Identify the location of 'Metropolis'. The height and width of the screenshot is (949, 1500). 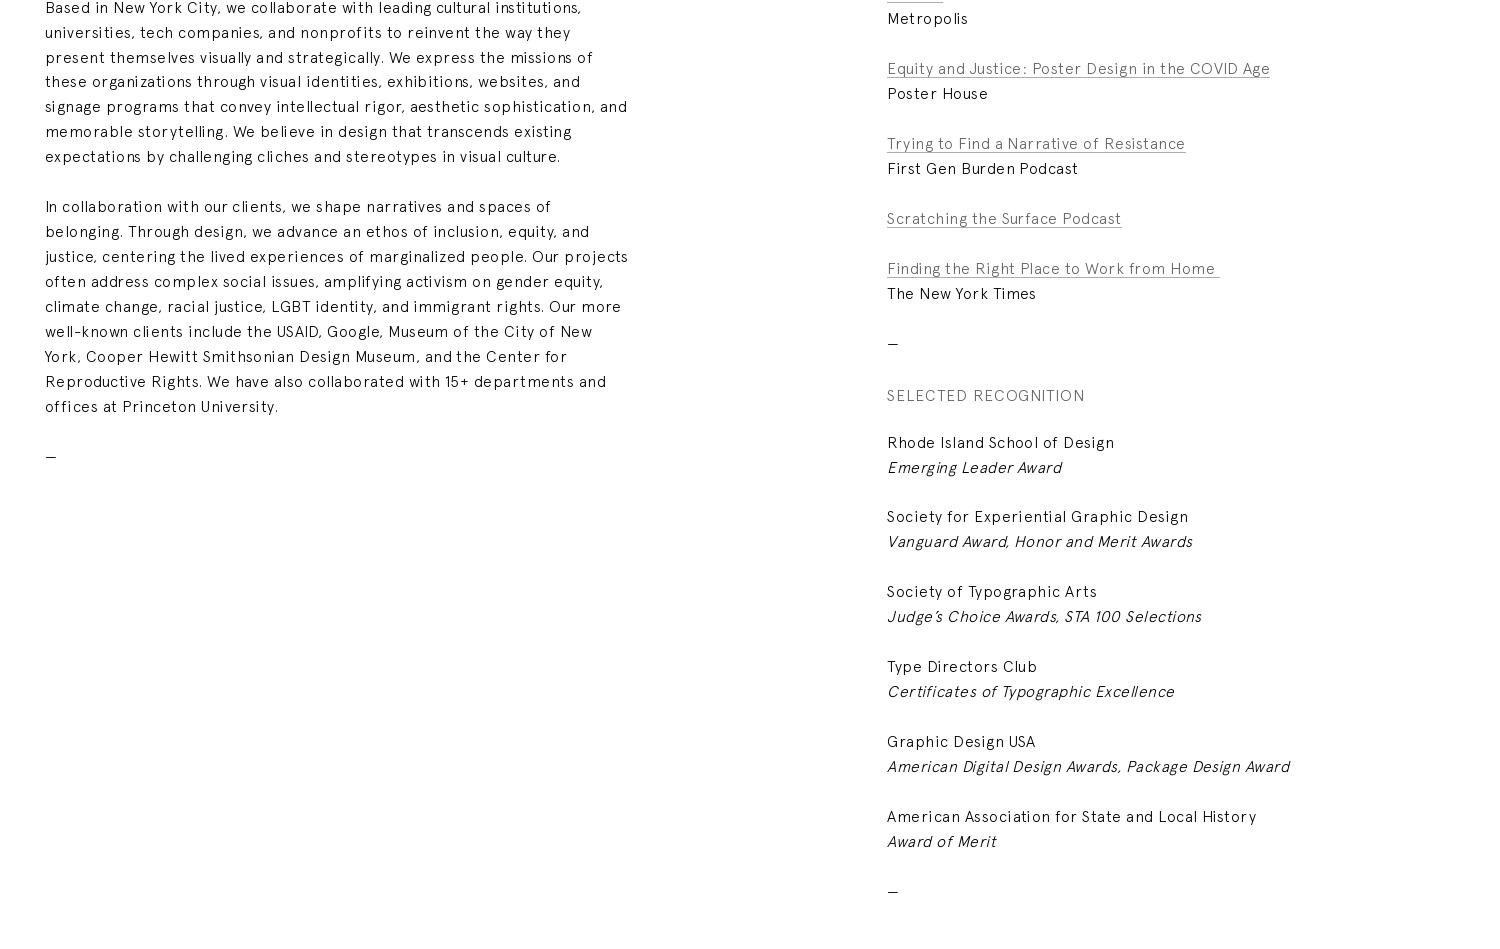
(886, 18).